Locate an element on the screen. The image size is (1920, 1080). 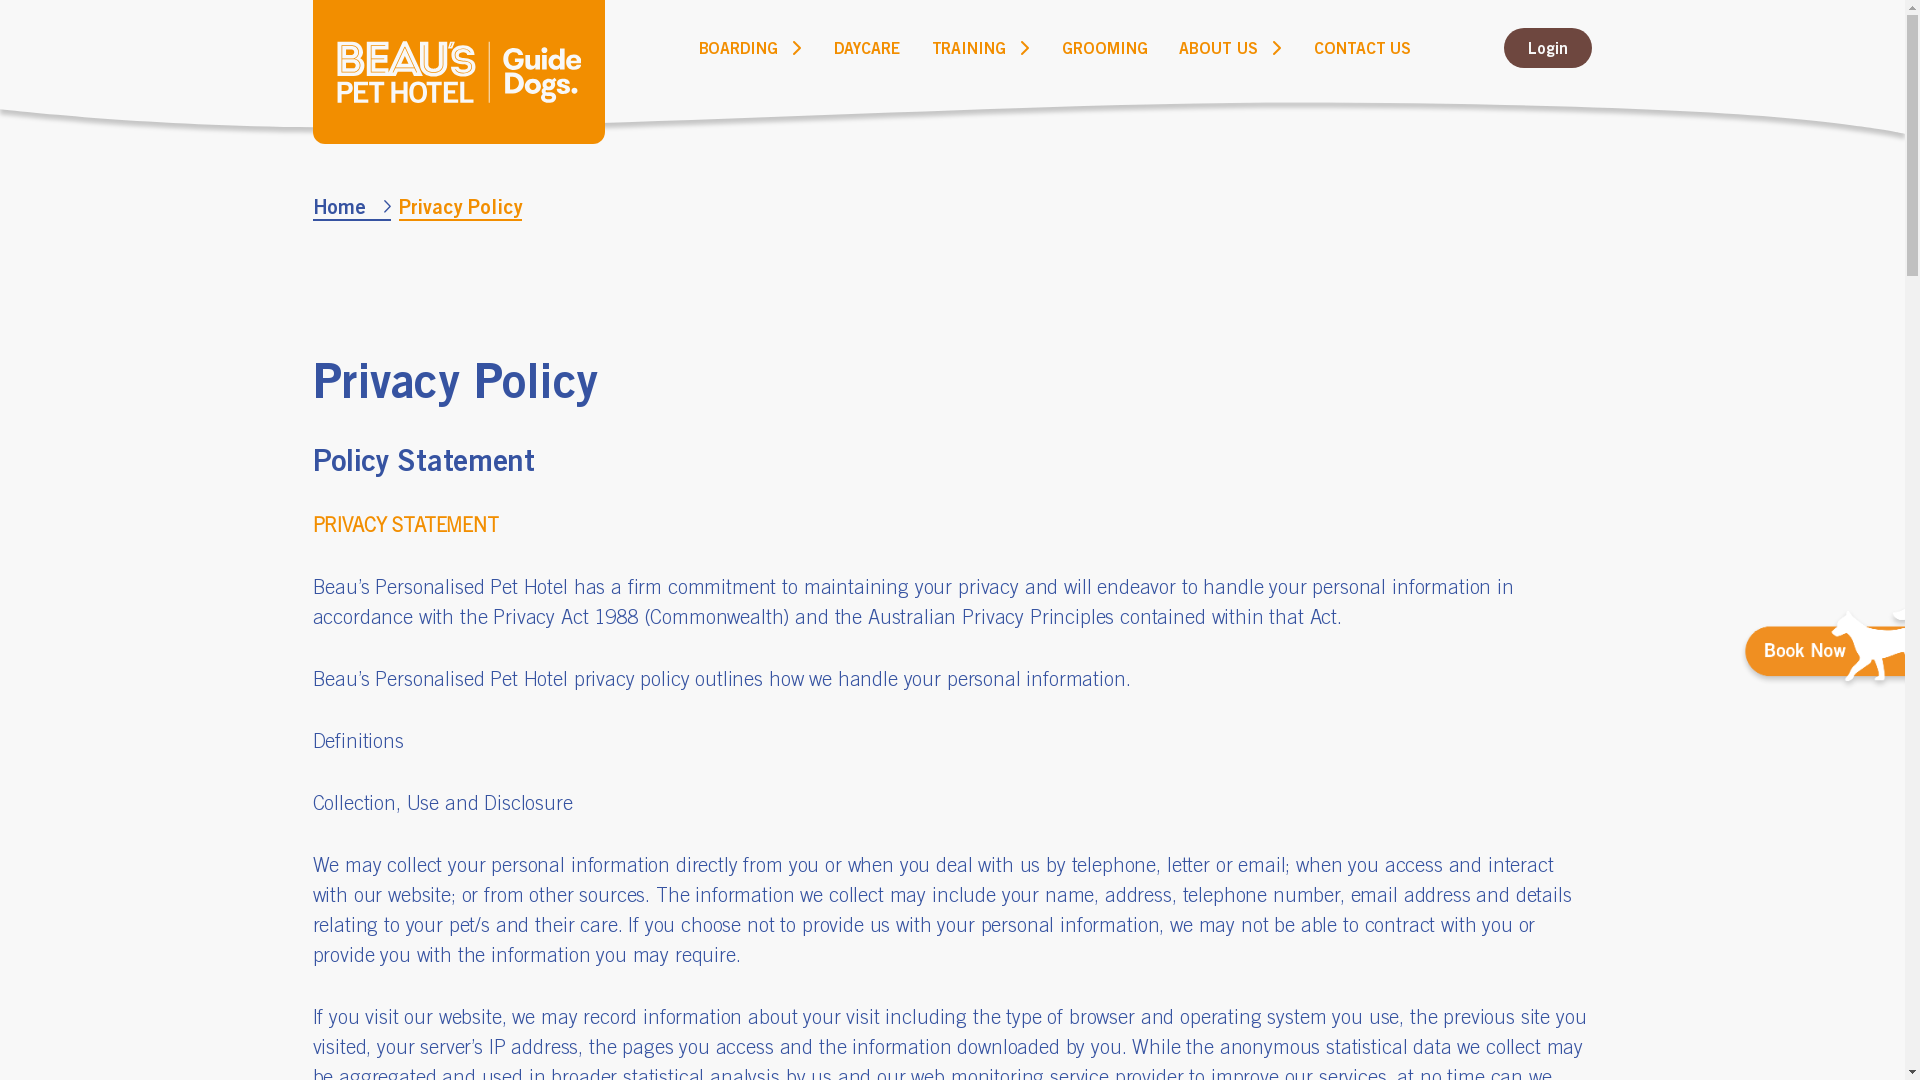
'Privacy Policy' is located at coordinates (459, 207).